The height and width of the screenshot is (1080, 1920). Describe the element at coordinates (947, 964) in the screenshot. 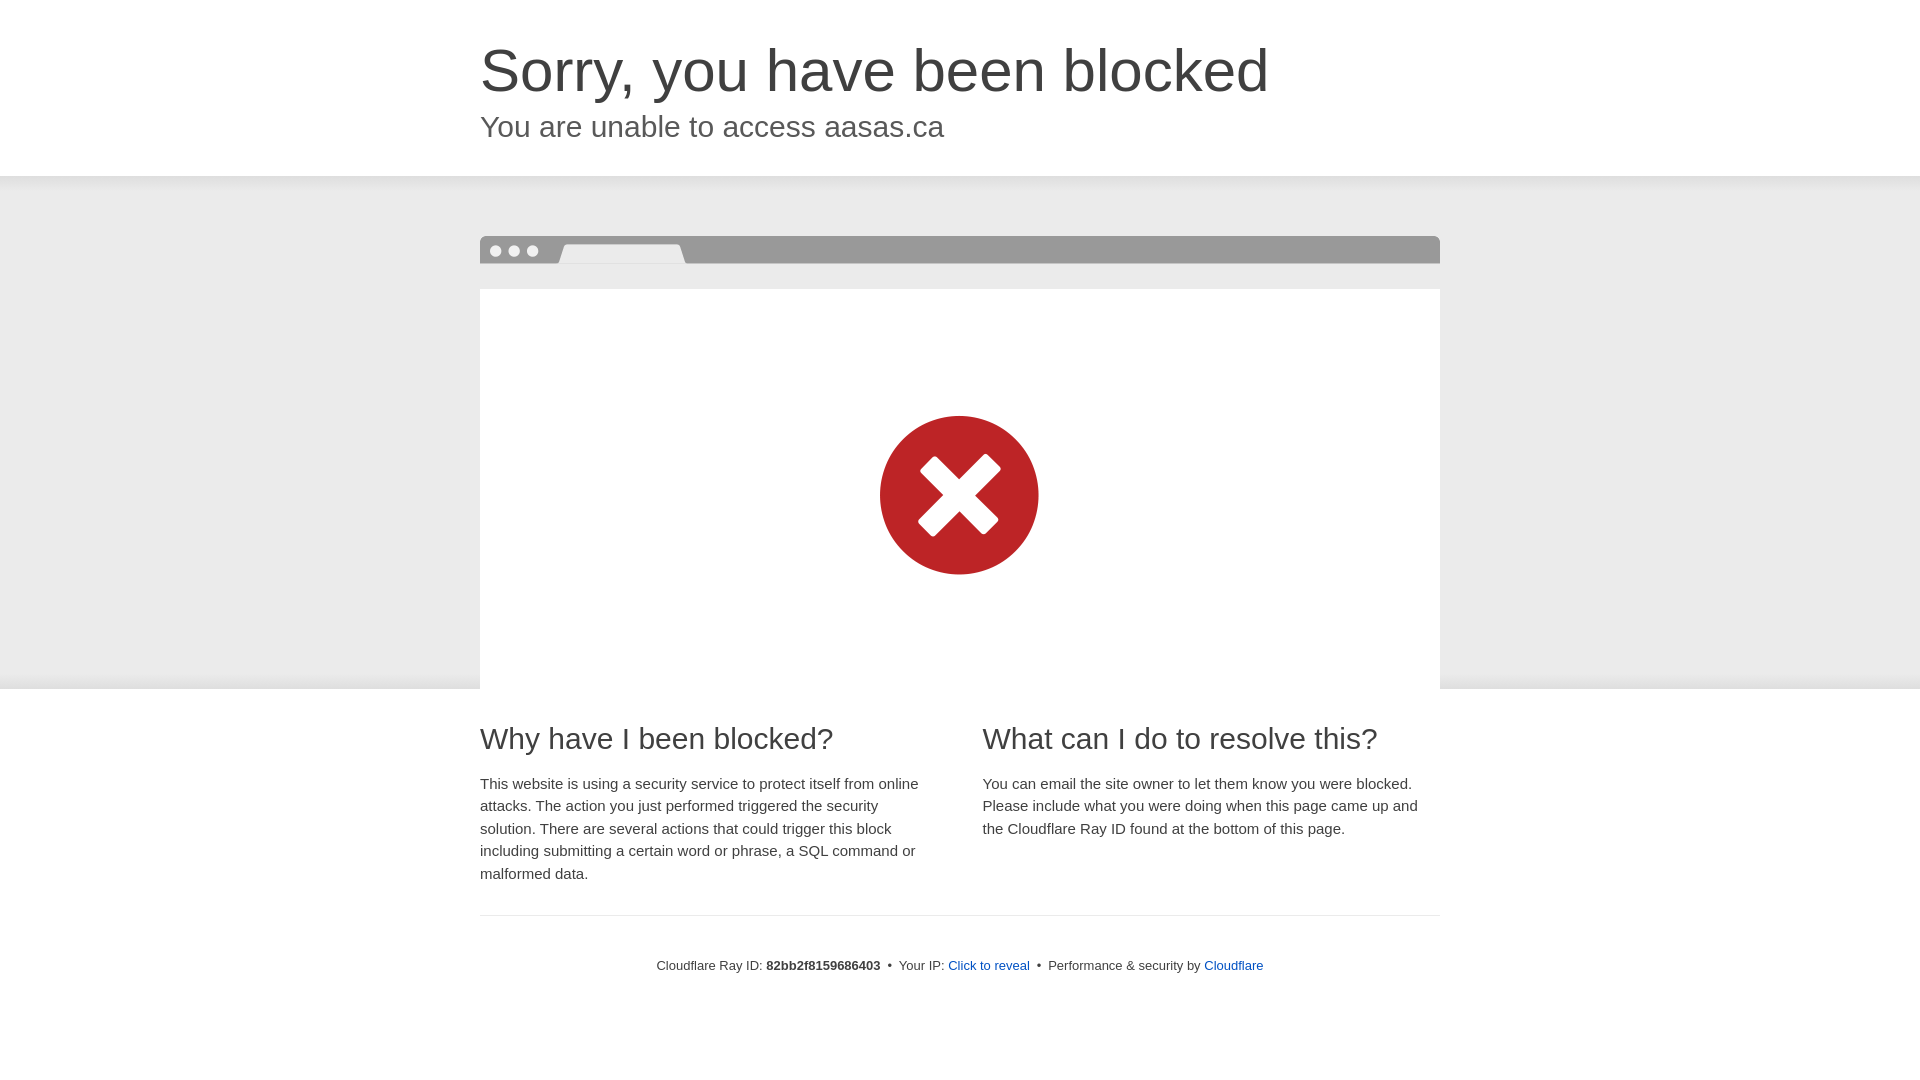

I see `'Click to reveal'` at that location.